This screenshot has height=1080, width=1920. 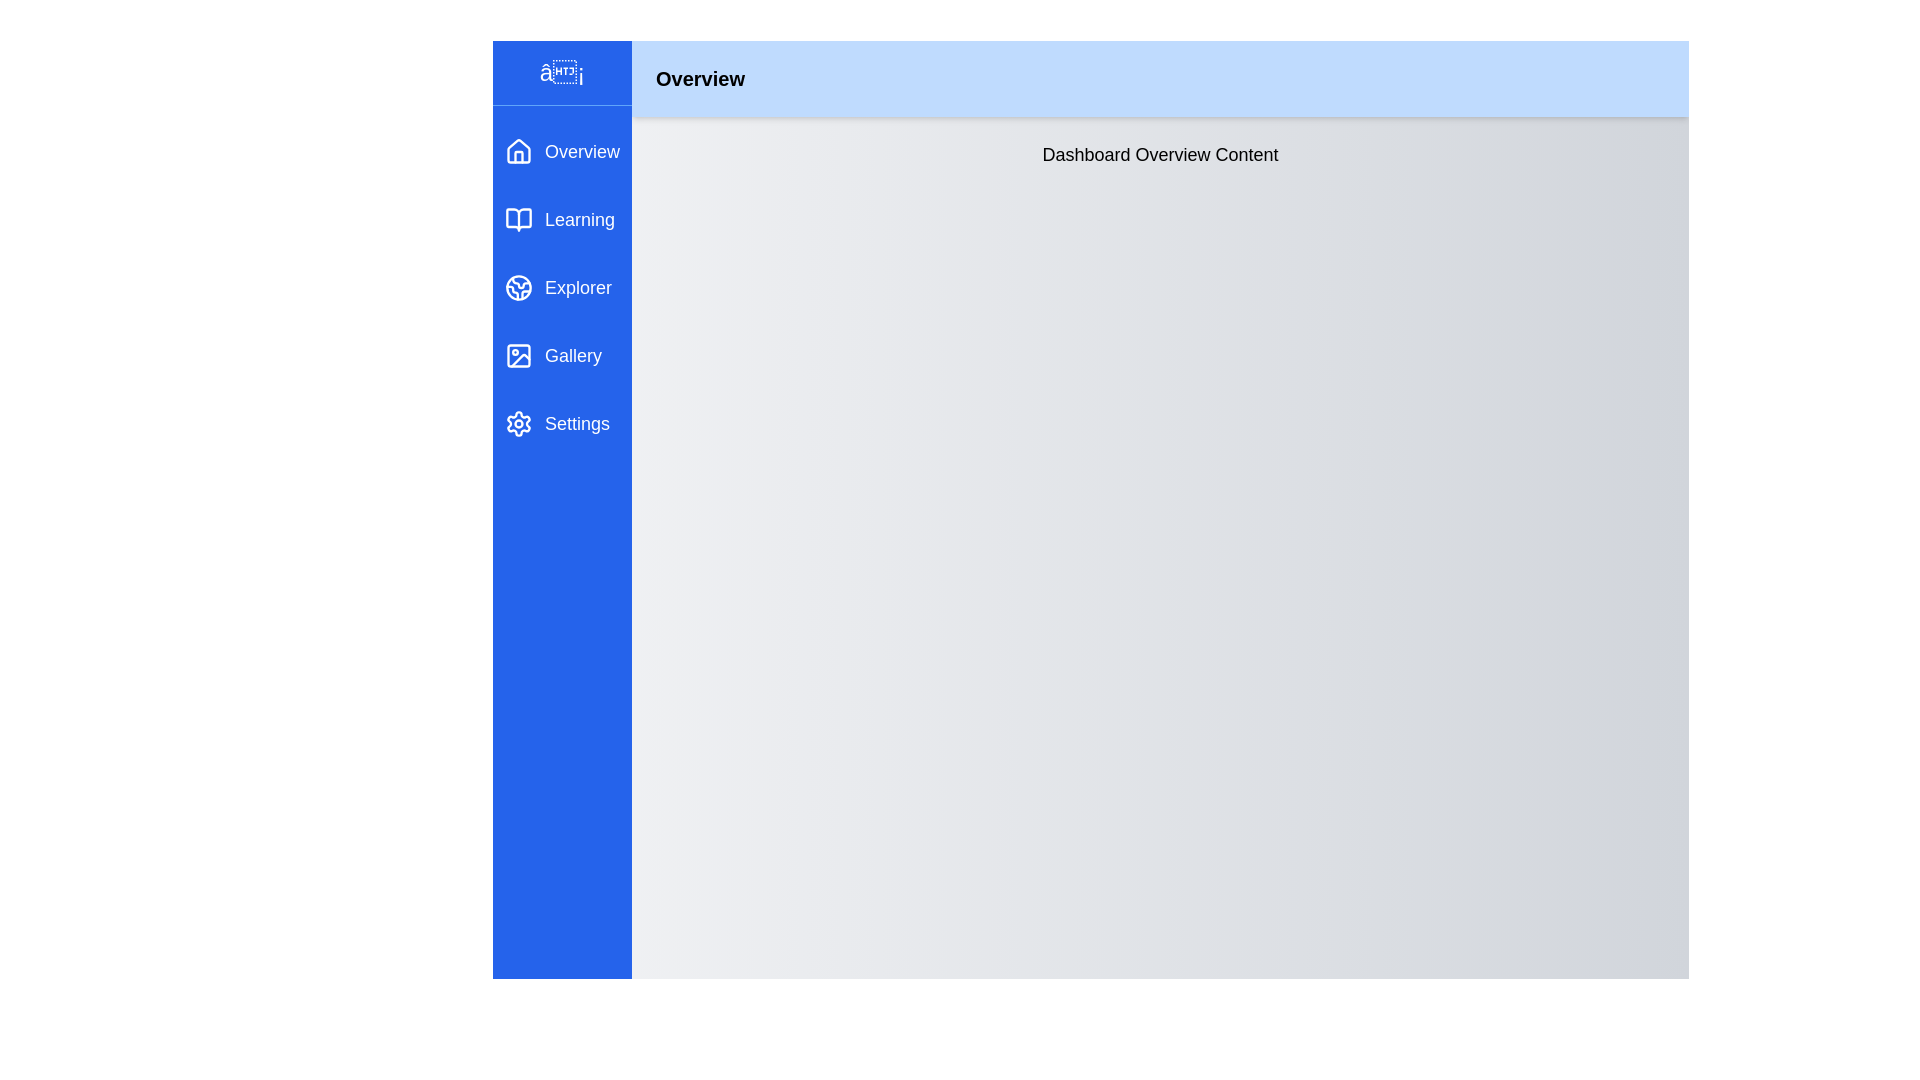 I want to click on the circular graphic icon representing the globe within the 'Explorer' navigation item on the vertical menu bar, so click(x=518, y=288).